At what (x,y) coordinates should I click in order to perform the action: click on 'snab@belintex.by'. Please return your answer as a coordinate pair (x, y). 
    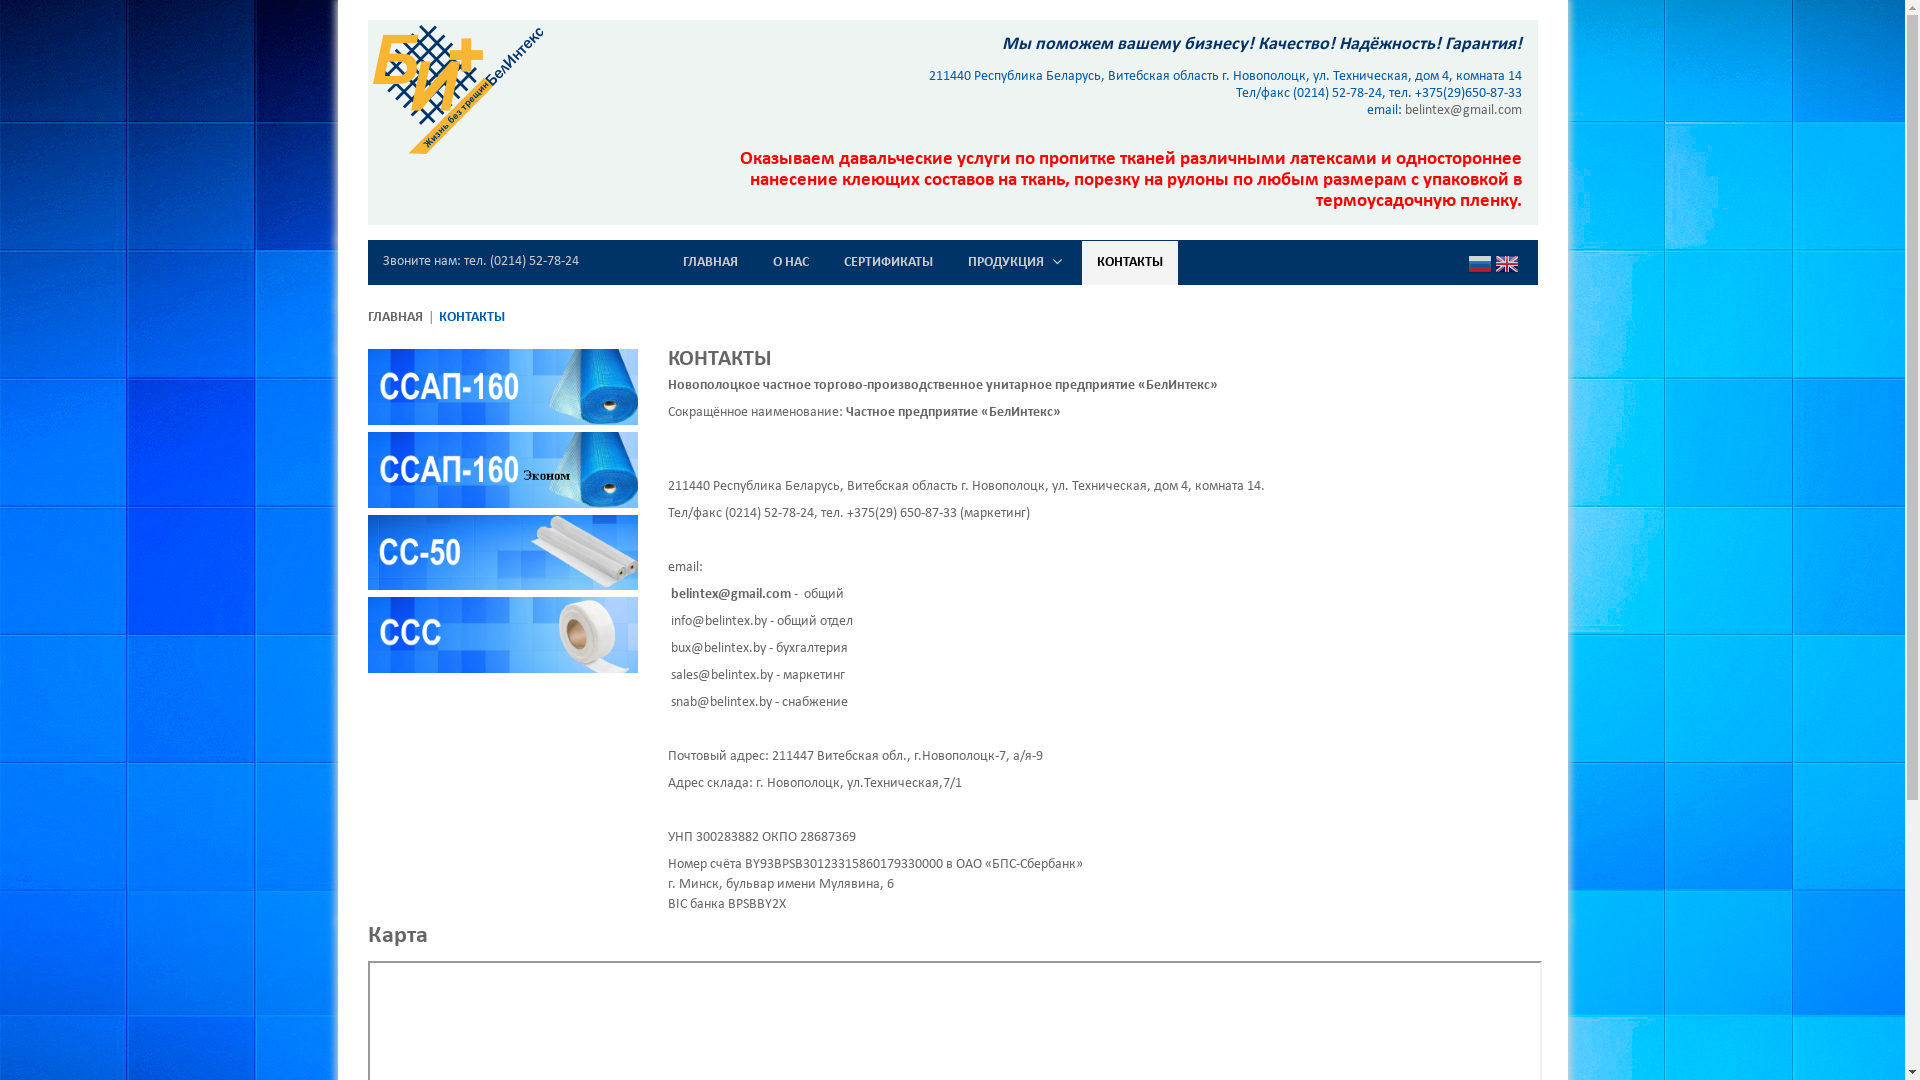
    Looking at the image, I should click on (720, 701).